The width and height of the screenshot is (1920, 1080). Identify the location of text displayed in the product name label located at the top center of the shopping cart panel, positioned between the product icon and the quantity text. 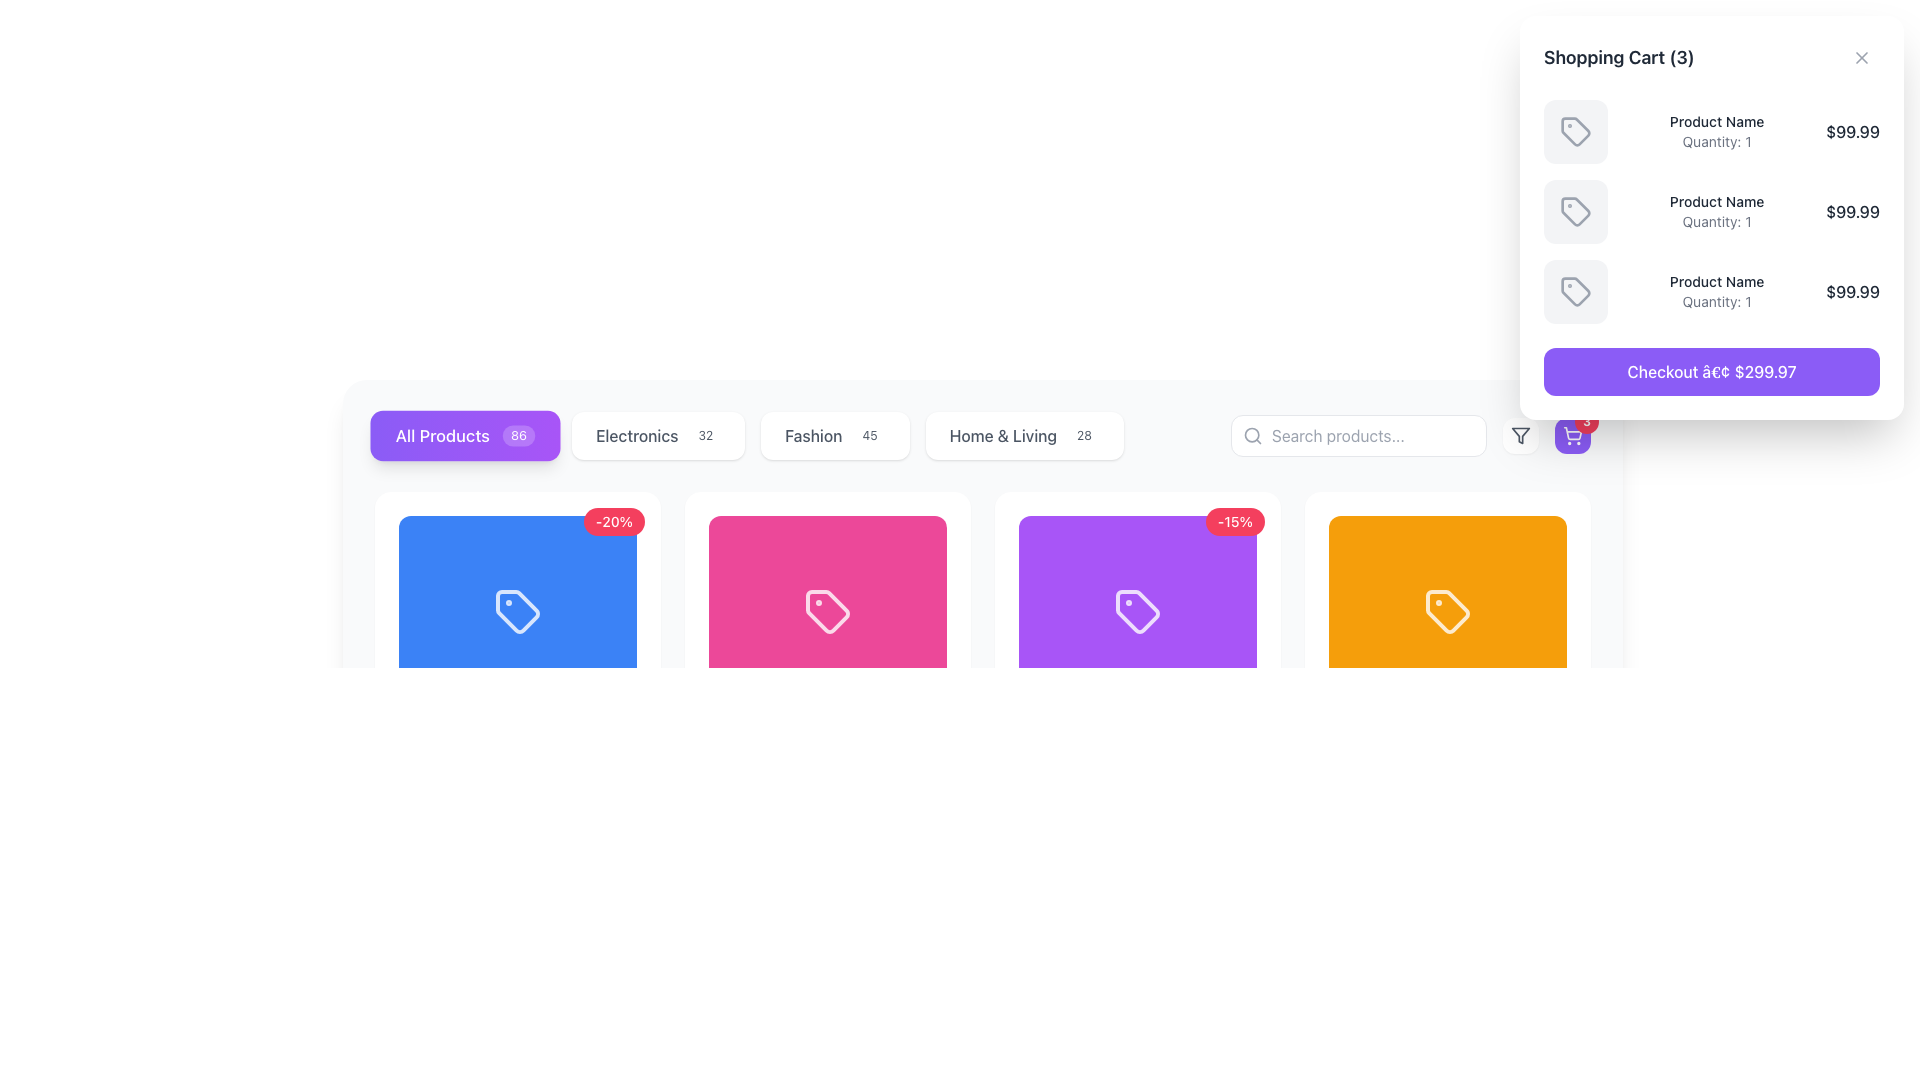
(1716, 201).